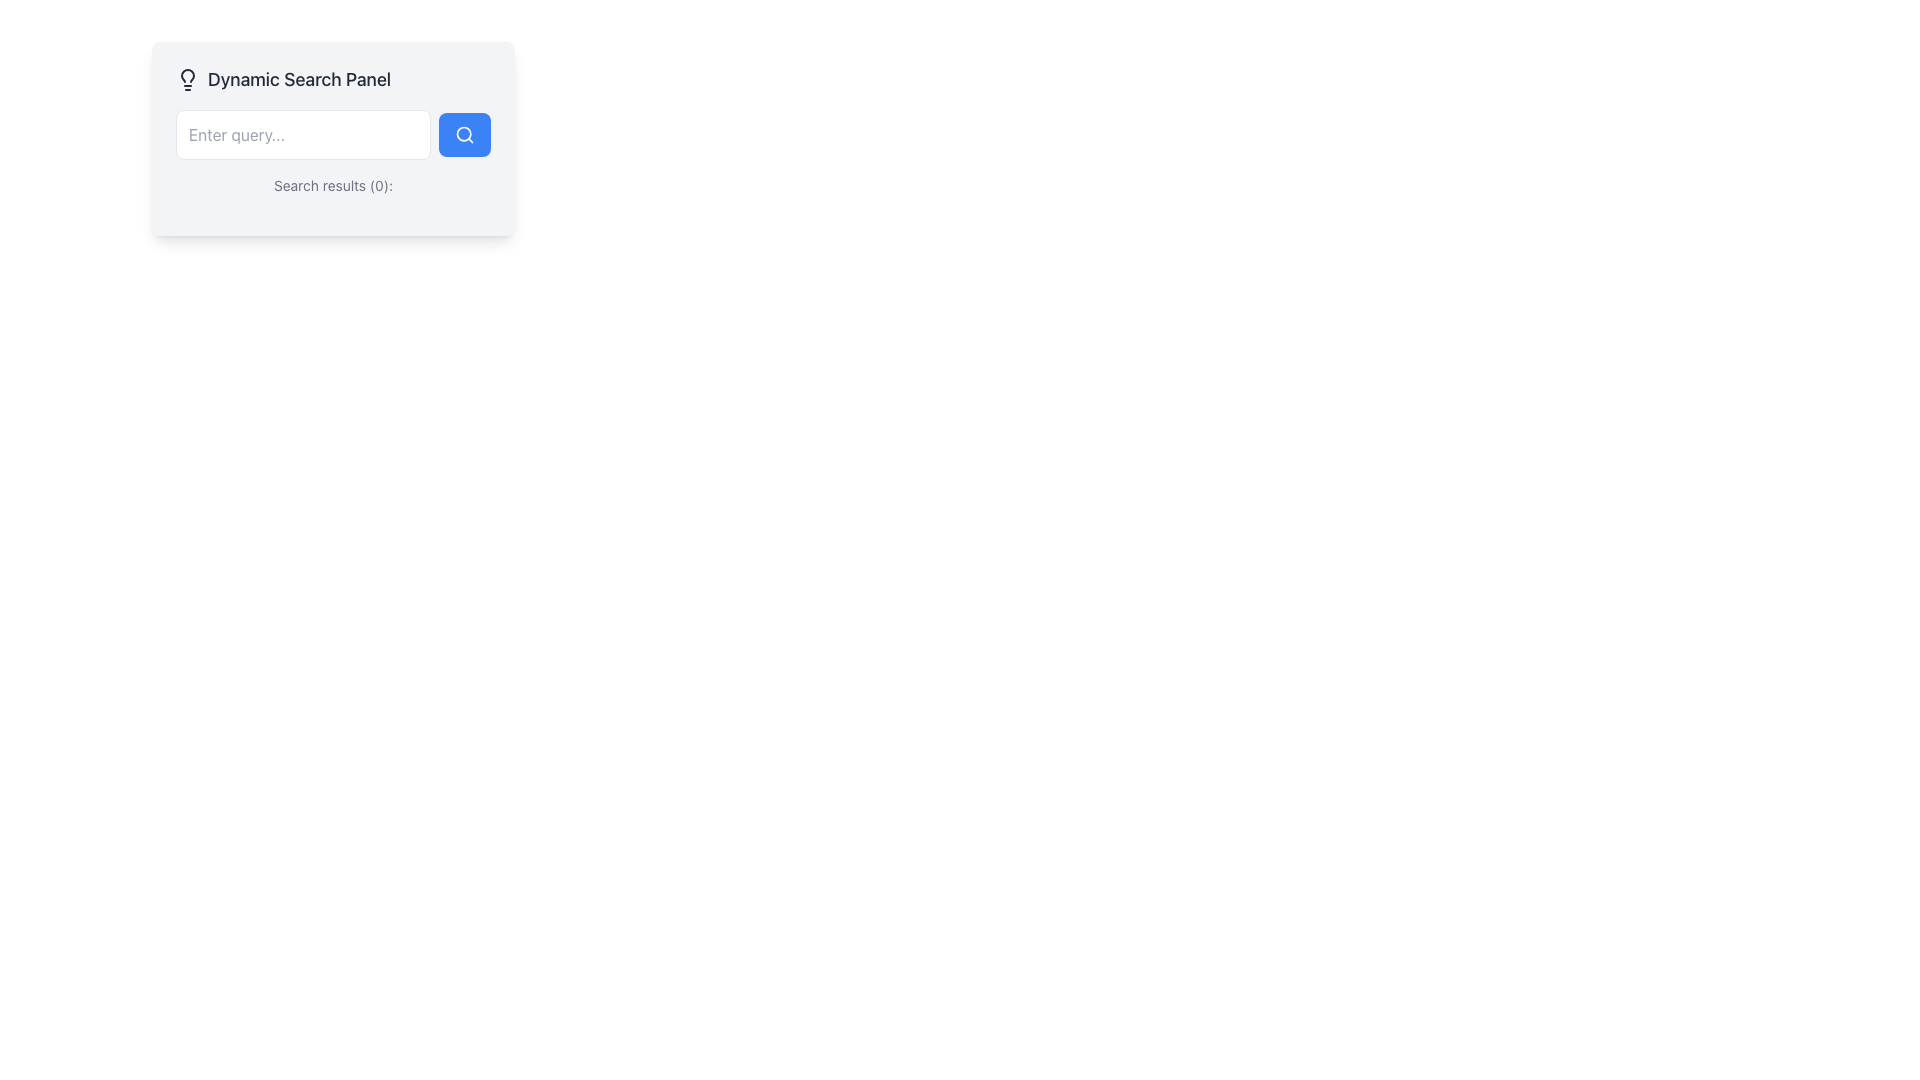  What do you see at coordinates (463, 134) in the screenshot?
I see `the central circular icon of the magnifying glass, which is located at the top-right corner of the search bar` at bounding box center [463, 134].